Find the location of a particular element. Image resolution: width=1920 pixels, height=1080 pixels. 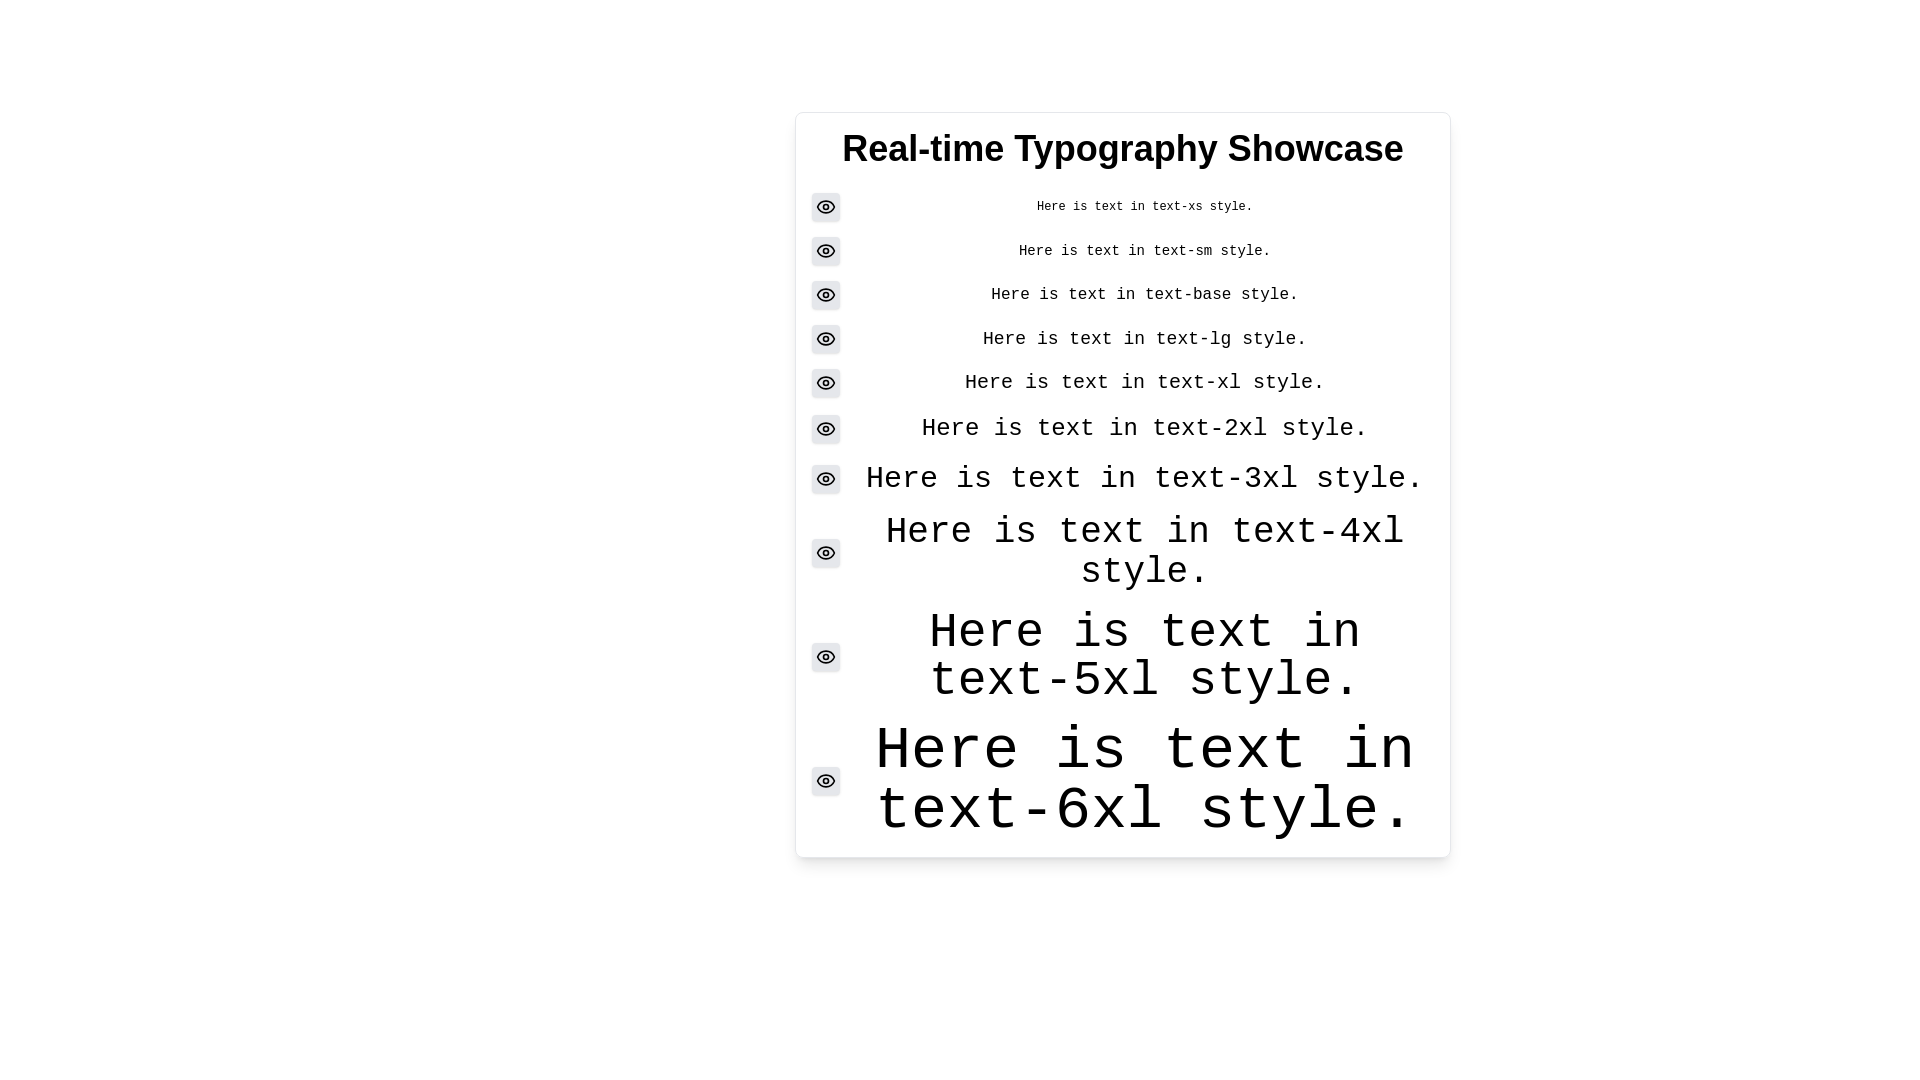

the eye-shaped icon within the interactive button is located at coordinates (825, 427).